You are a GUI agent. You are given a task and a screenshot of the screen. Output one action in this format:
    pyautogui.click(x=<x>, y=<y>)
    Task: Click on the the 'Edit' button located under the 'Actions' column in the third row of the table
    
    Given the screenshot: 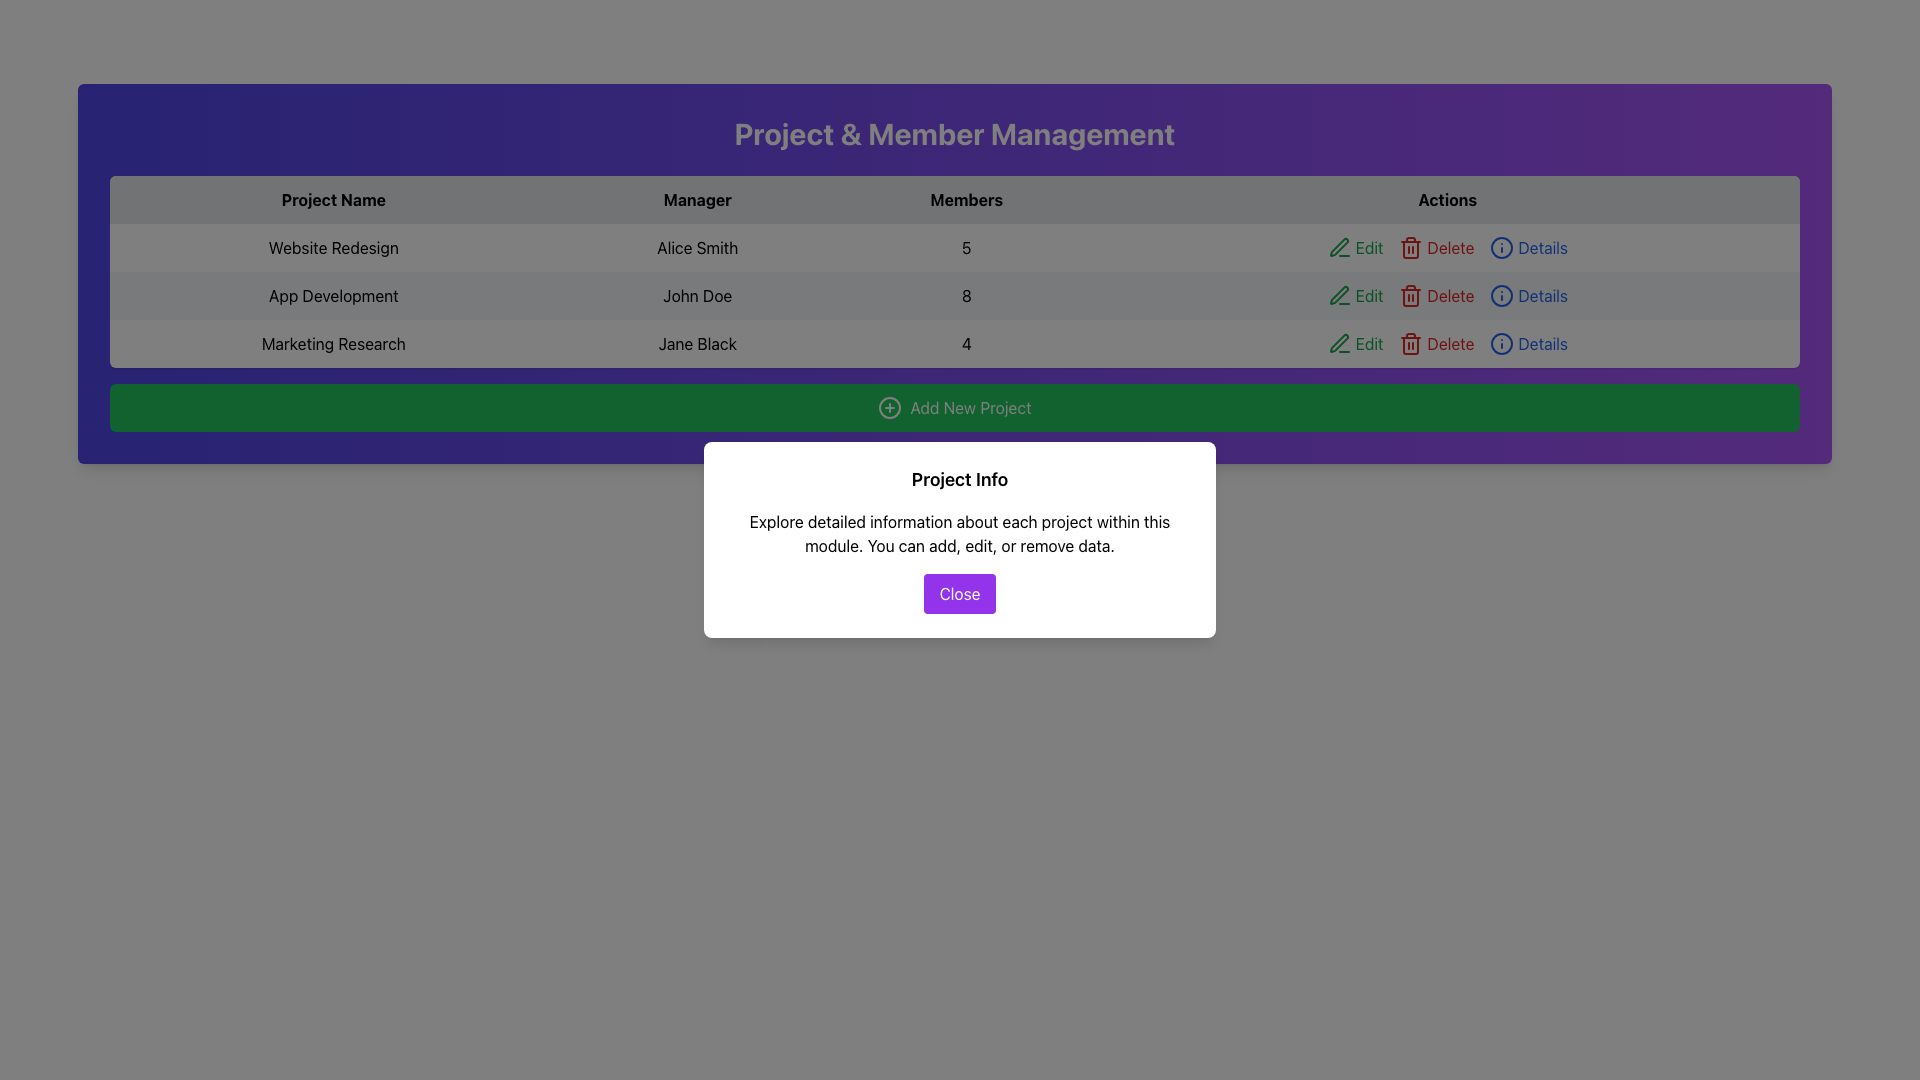 What is the action you would take?
    pyautogui.click(x=1355, y=342)
    